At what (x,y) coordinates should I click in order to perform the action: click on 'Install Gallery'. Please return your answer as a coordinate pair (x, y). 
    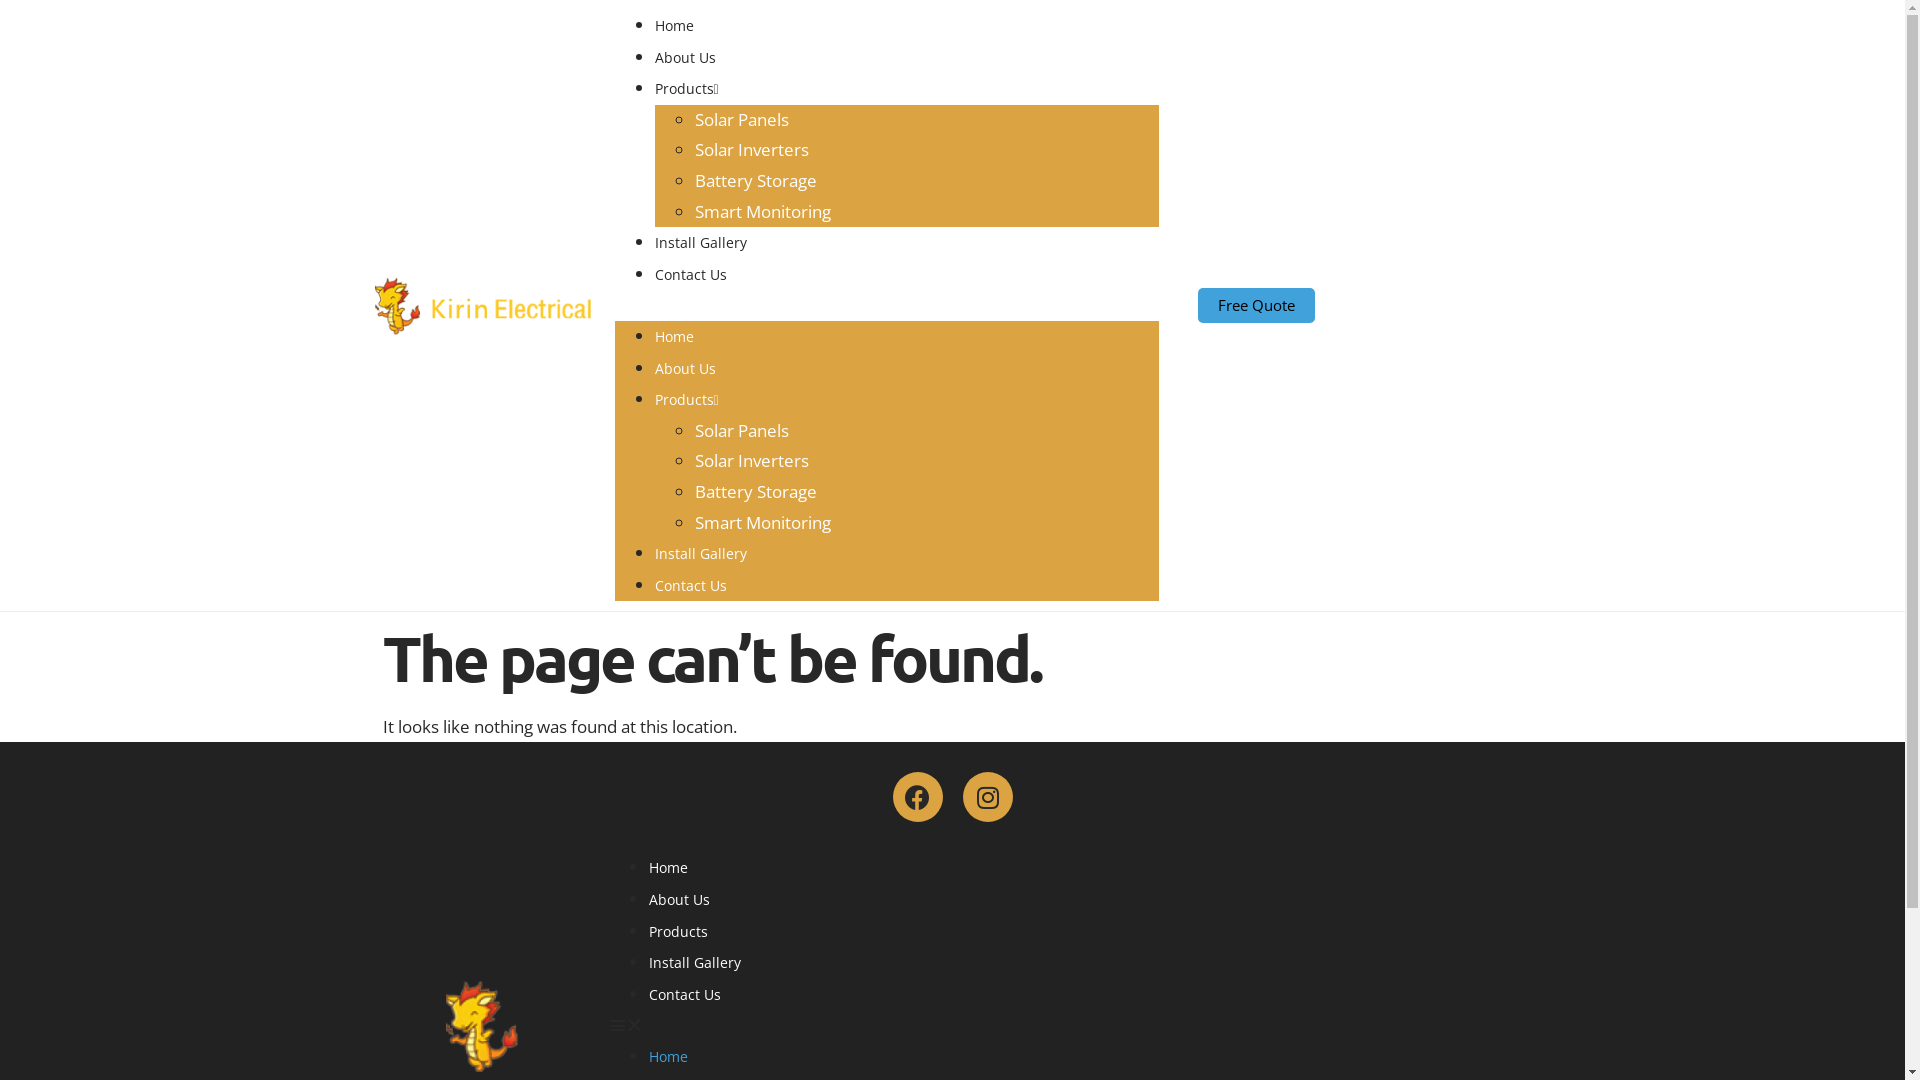
    Looking at the image, I should click on (700, 553).